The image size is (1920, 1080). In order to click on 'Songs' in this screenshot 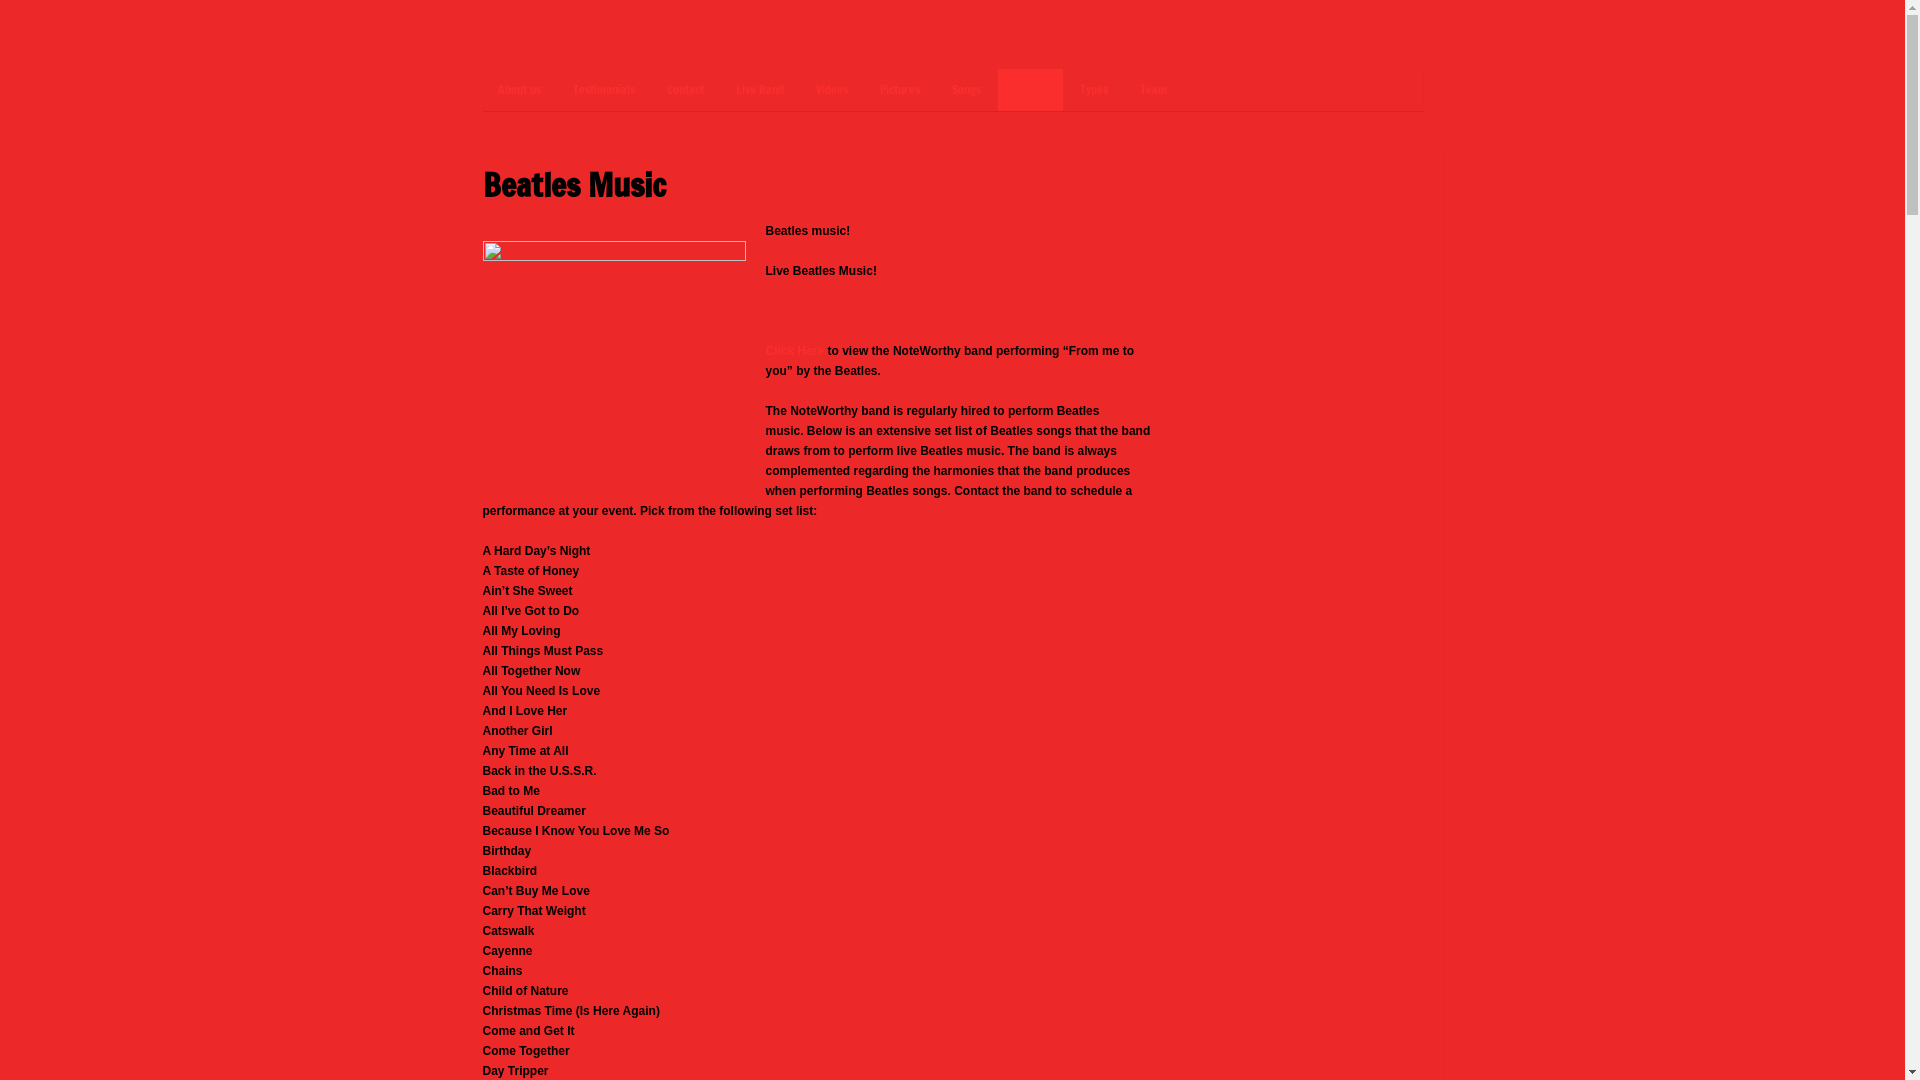, I will do `click(935, 88)`.